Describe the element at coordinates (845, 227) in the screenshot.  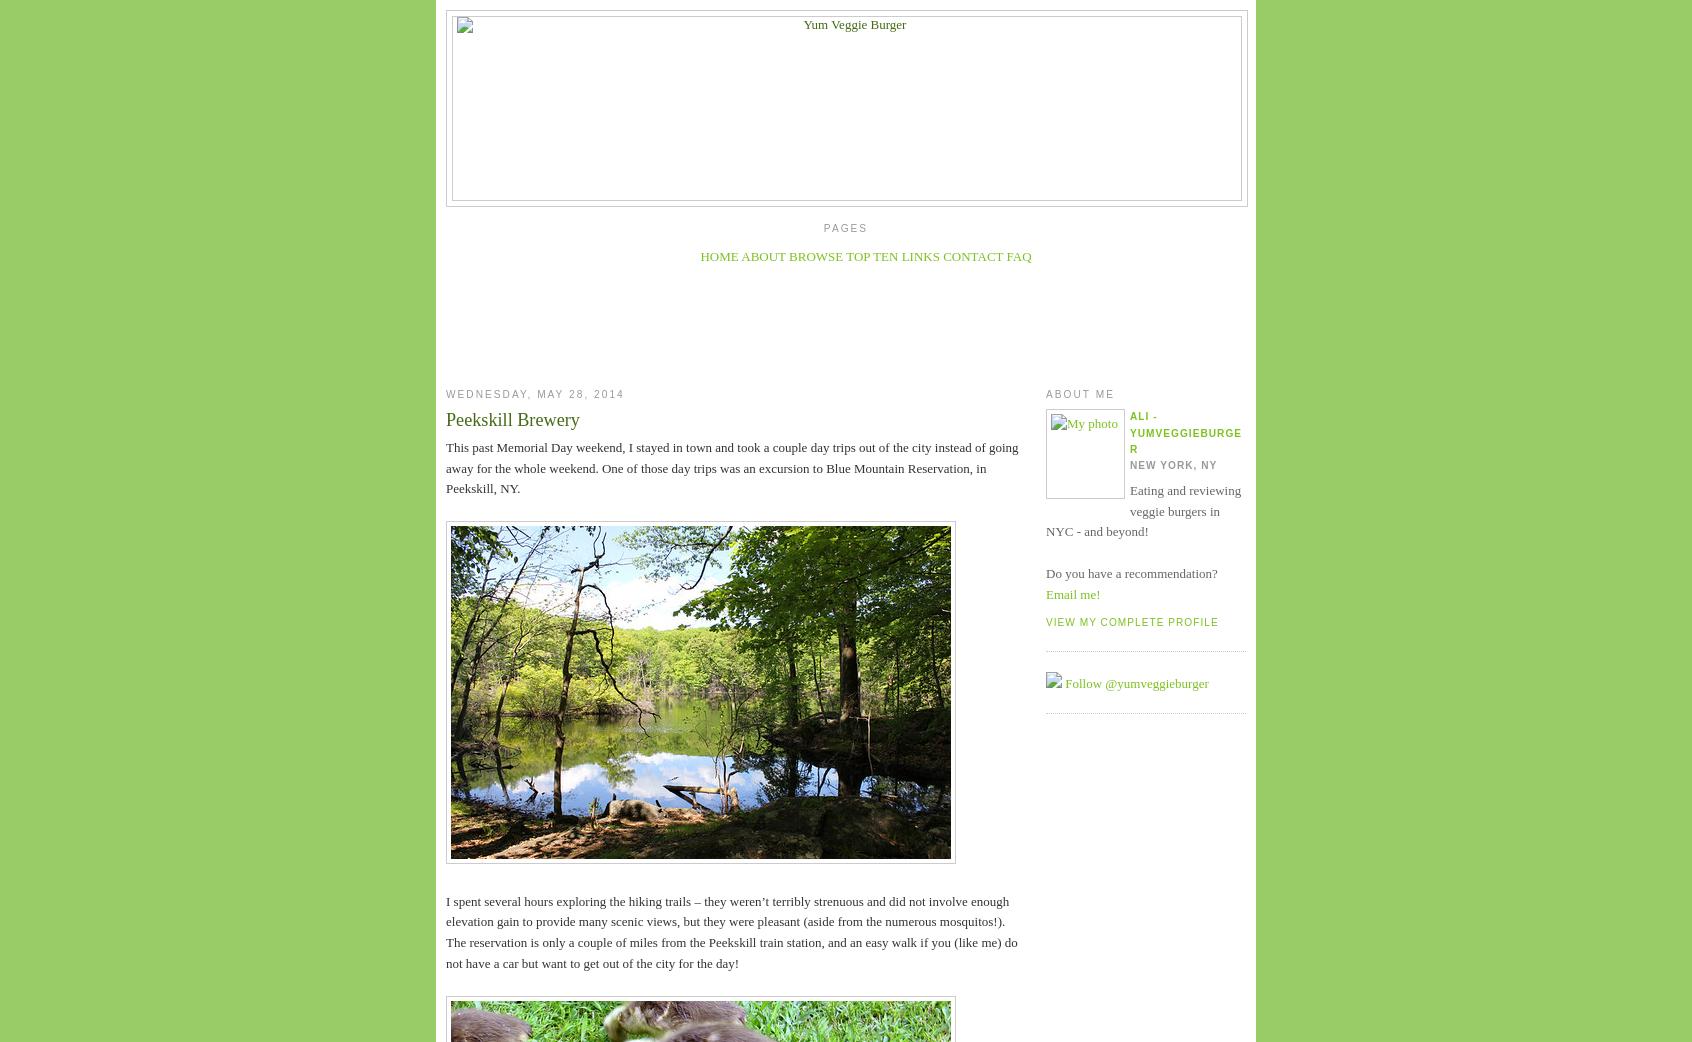
I see `'Pages'` at that location.